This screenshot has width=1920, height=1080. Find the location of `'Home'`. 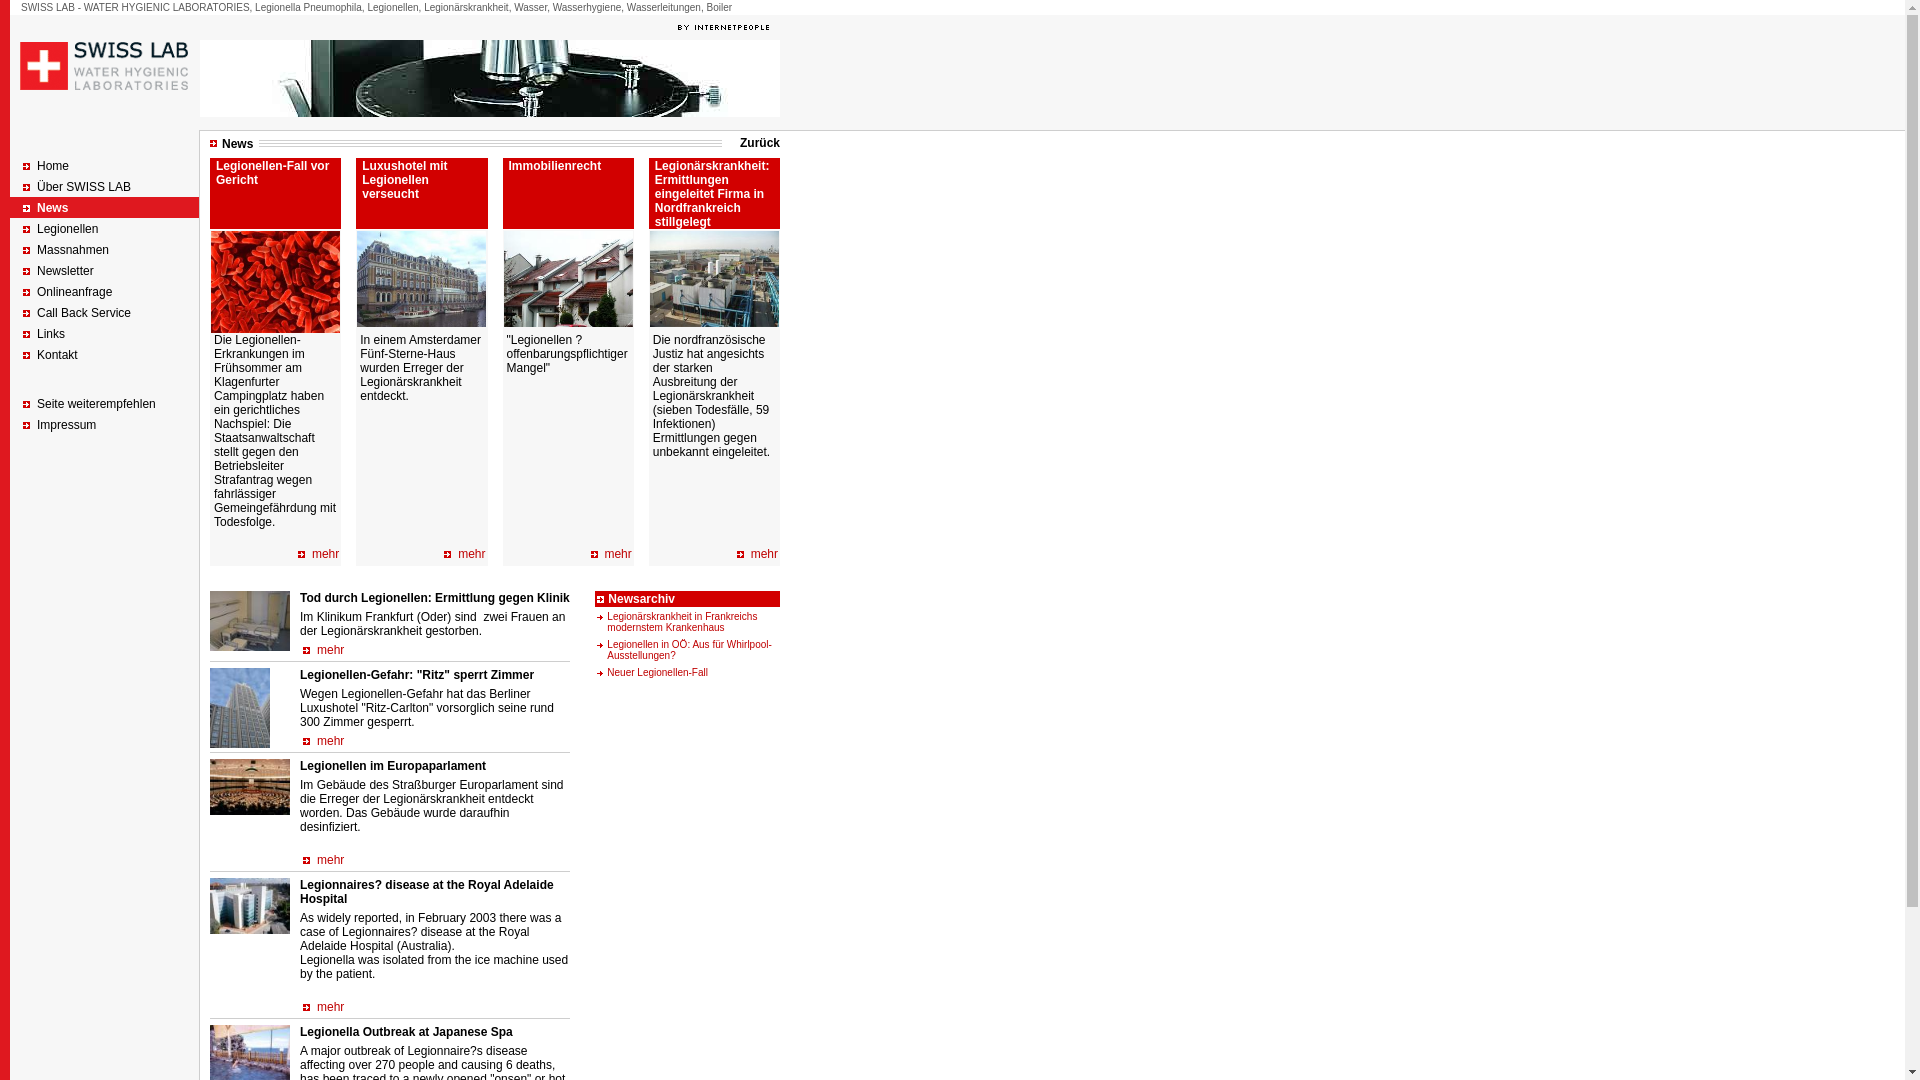

'Home' is located at coordinates (37, 164).